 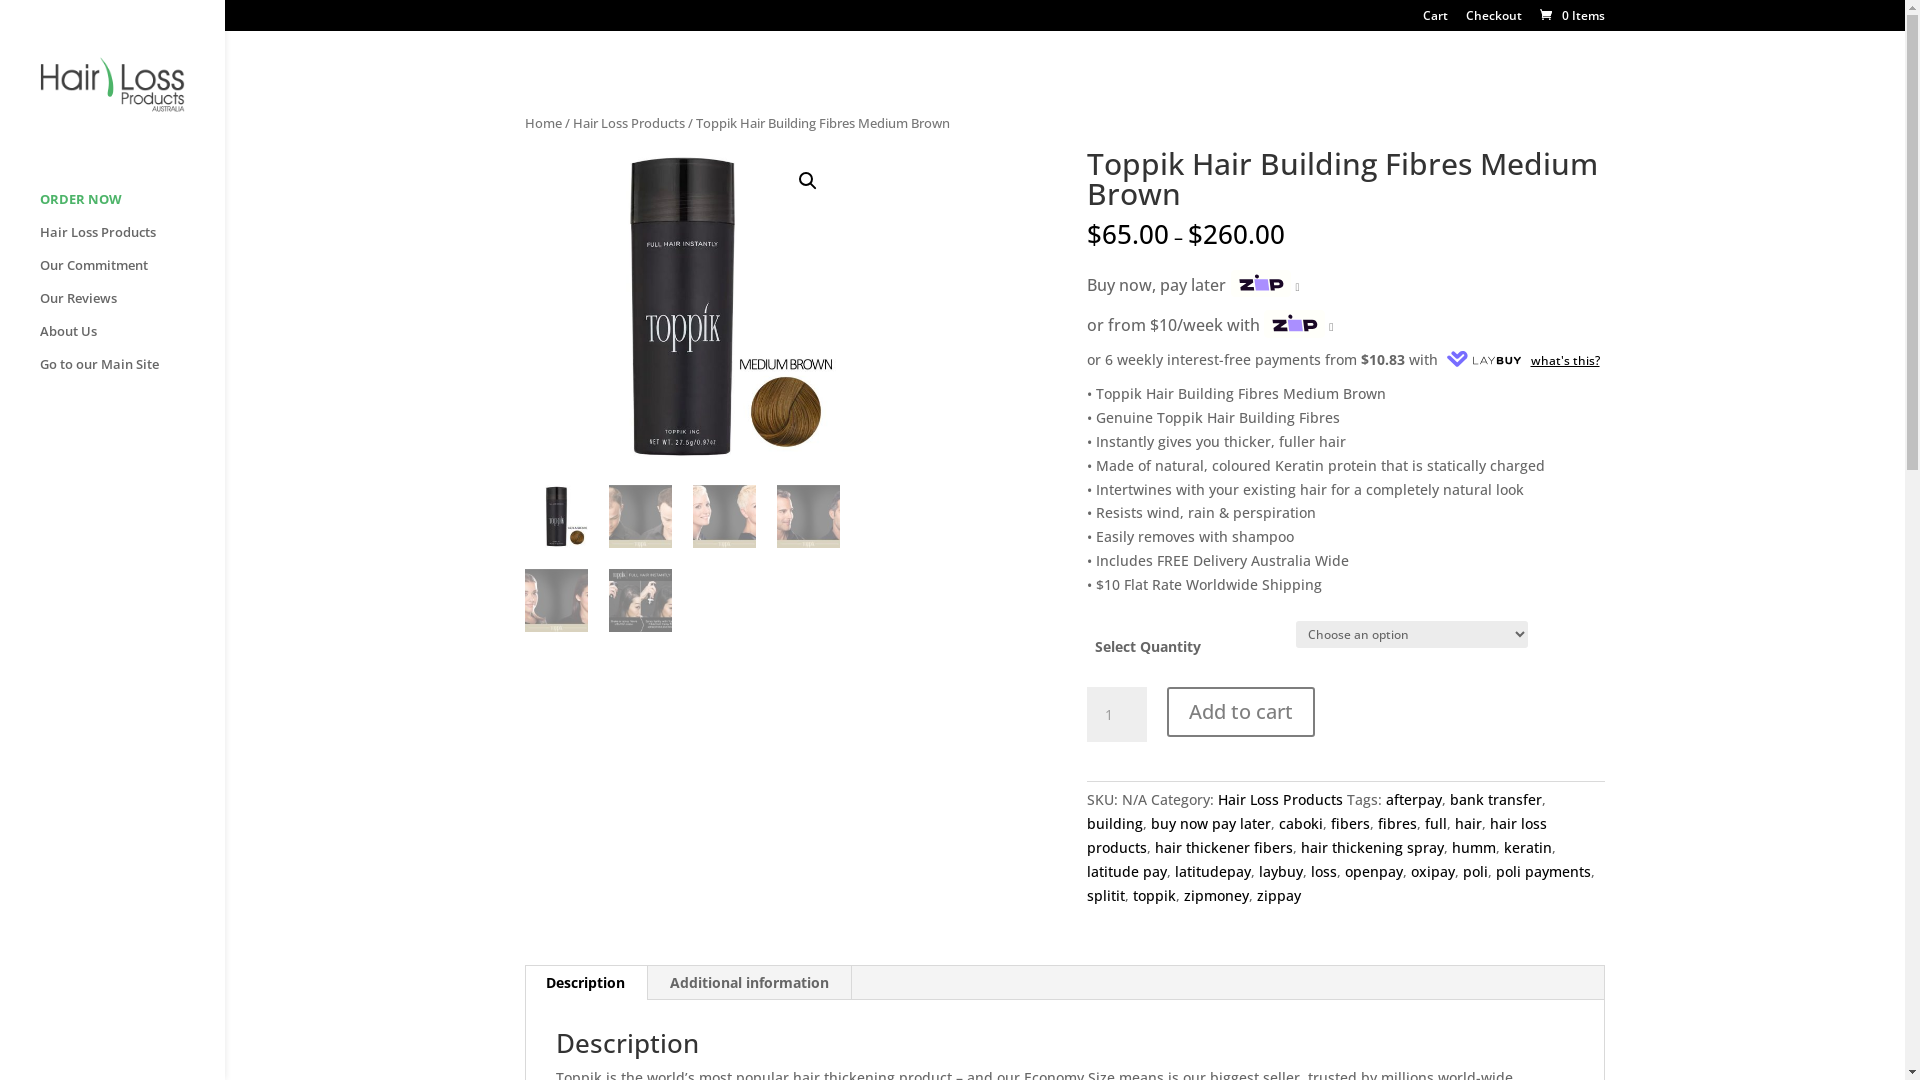 I want to click on 'latitude pay', so click(x=1127, y=870).